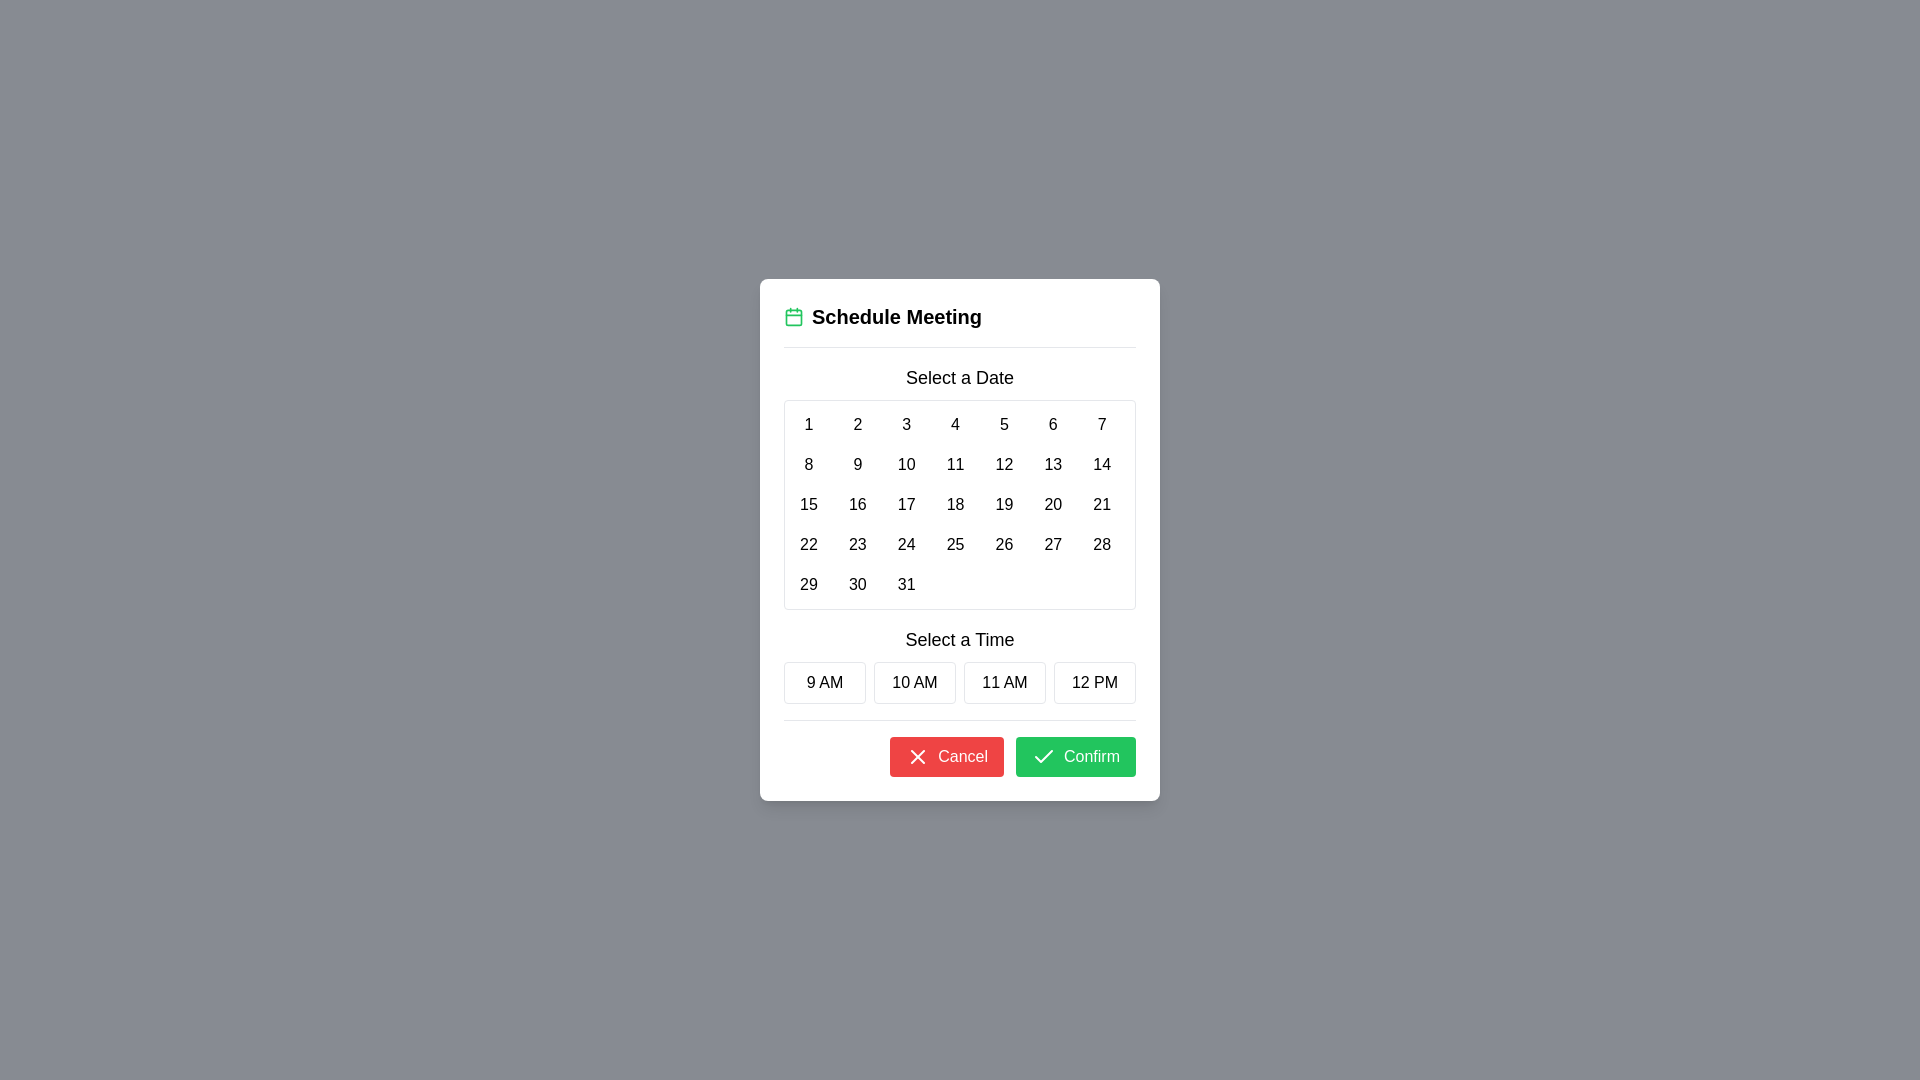 This screenshot has width=1920, height=1080. What do you see at coordinates (1101, 544) in the screenshot?
I see `the small square button containing the number '28' to observe its hover effect, which changes the background to light blue` at bounding box center [1101, 544].